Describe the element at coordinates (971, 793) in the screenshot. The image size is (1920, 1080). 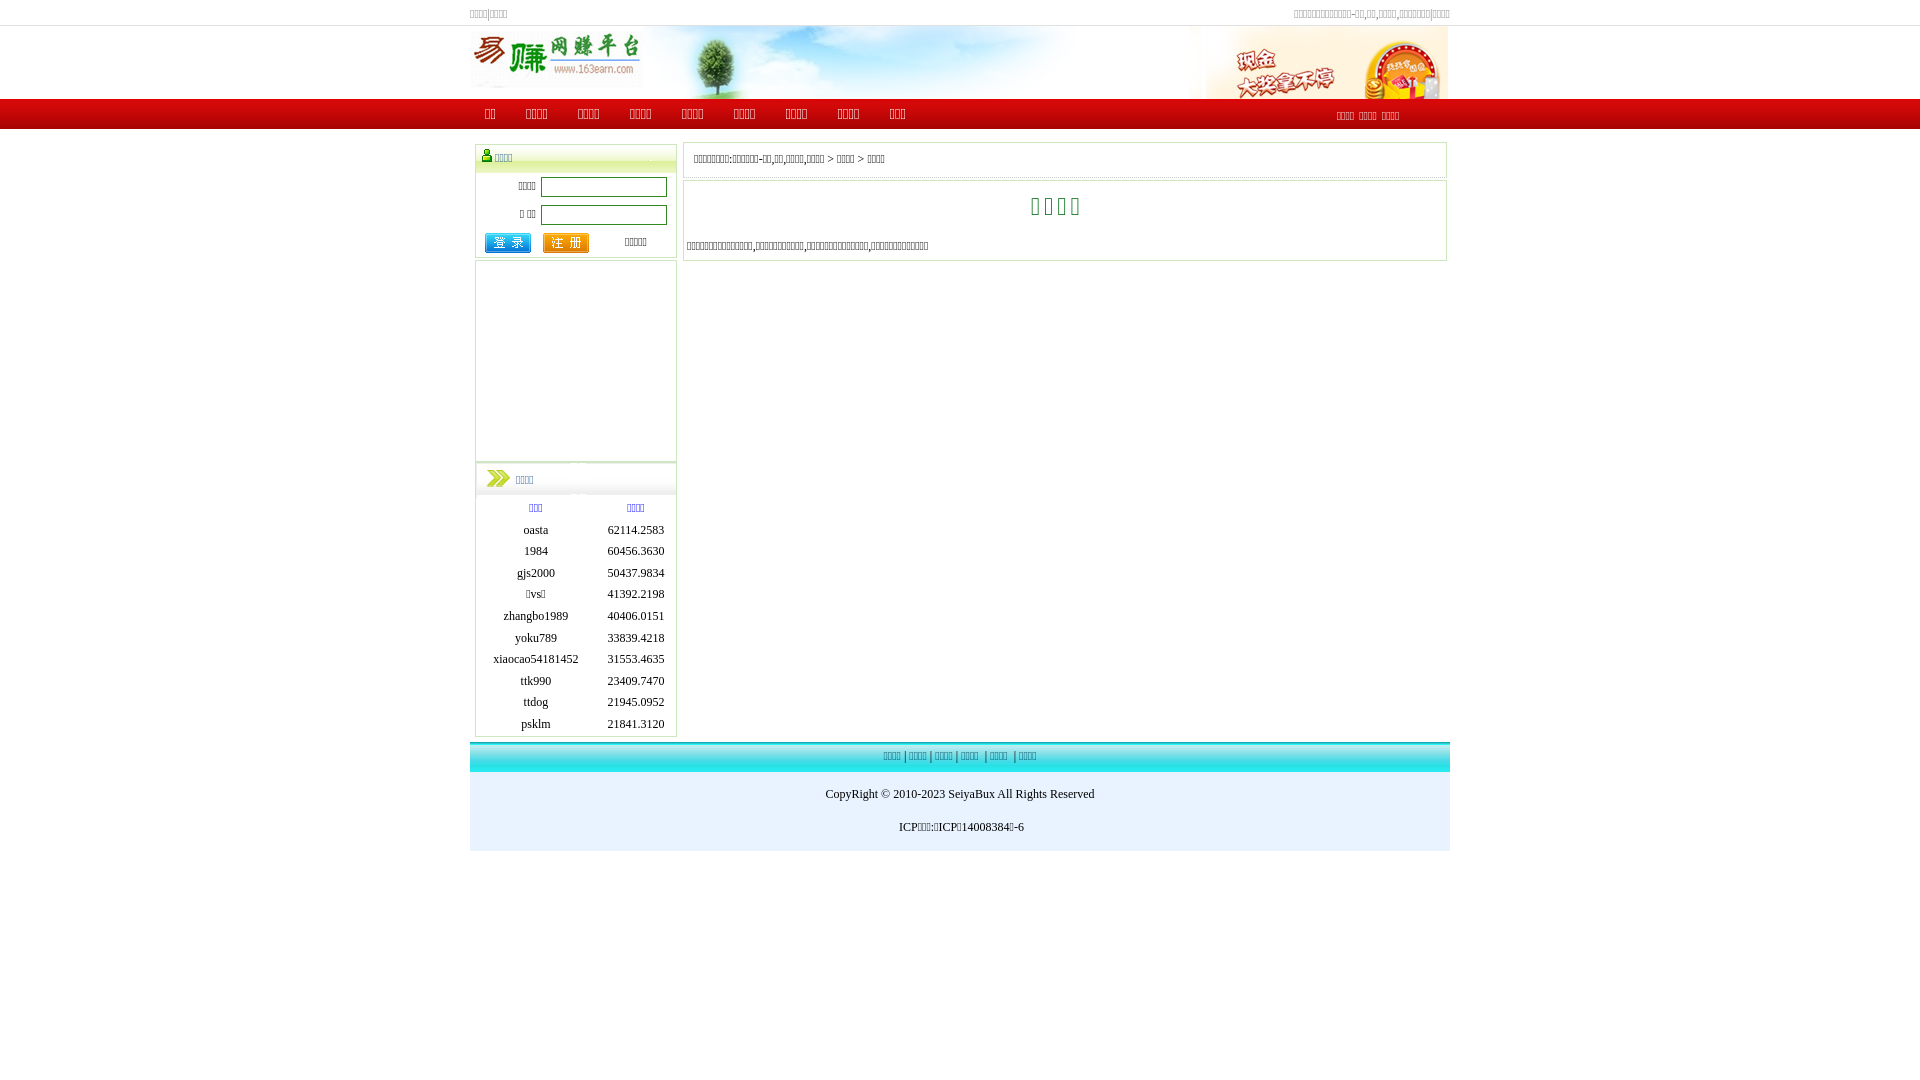
I see `'SeiyaBux'` at that location.